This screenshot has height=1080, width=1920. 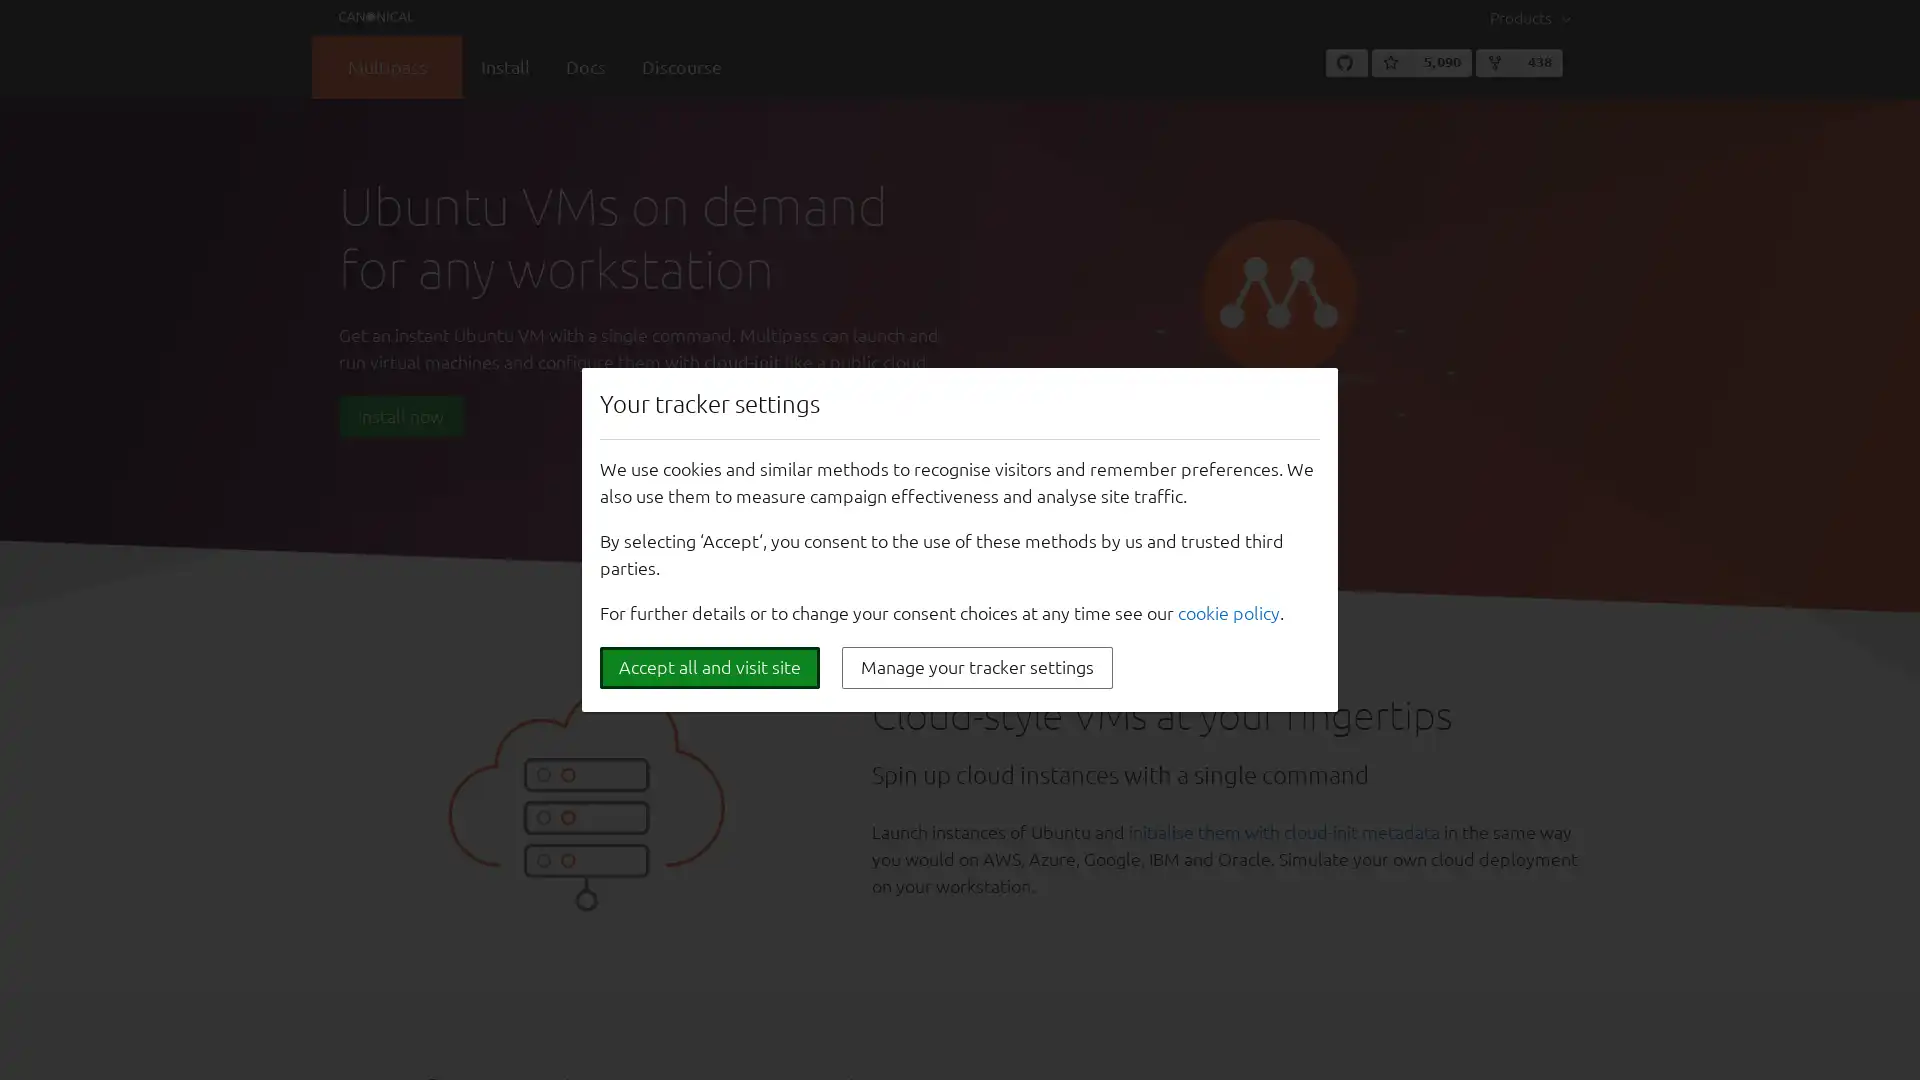 What do you see at coordinates (710, 667) in the screenshot?
I see `Accept all and visit site` at bounding box center [710, 667].